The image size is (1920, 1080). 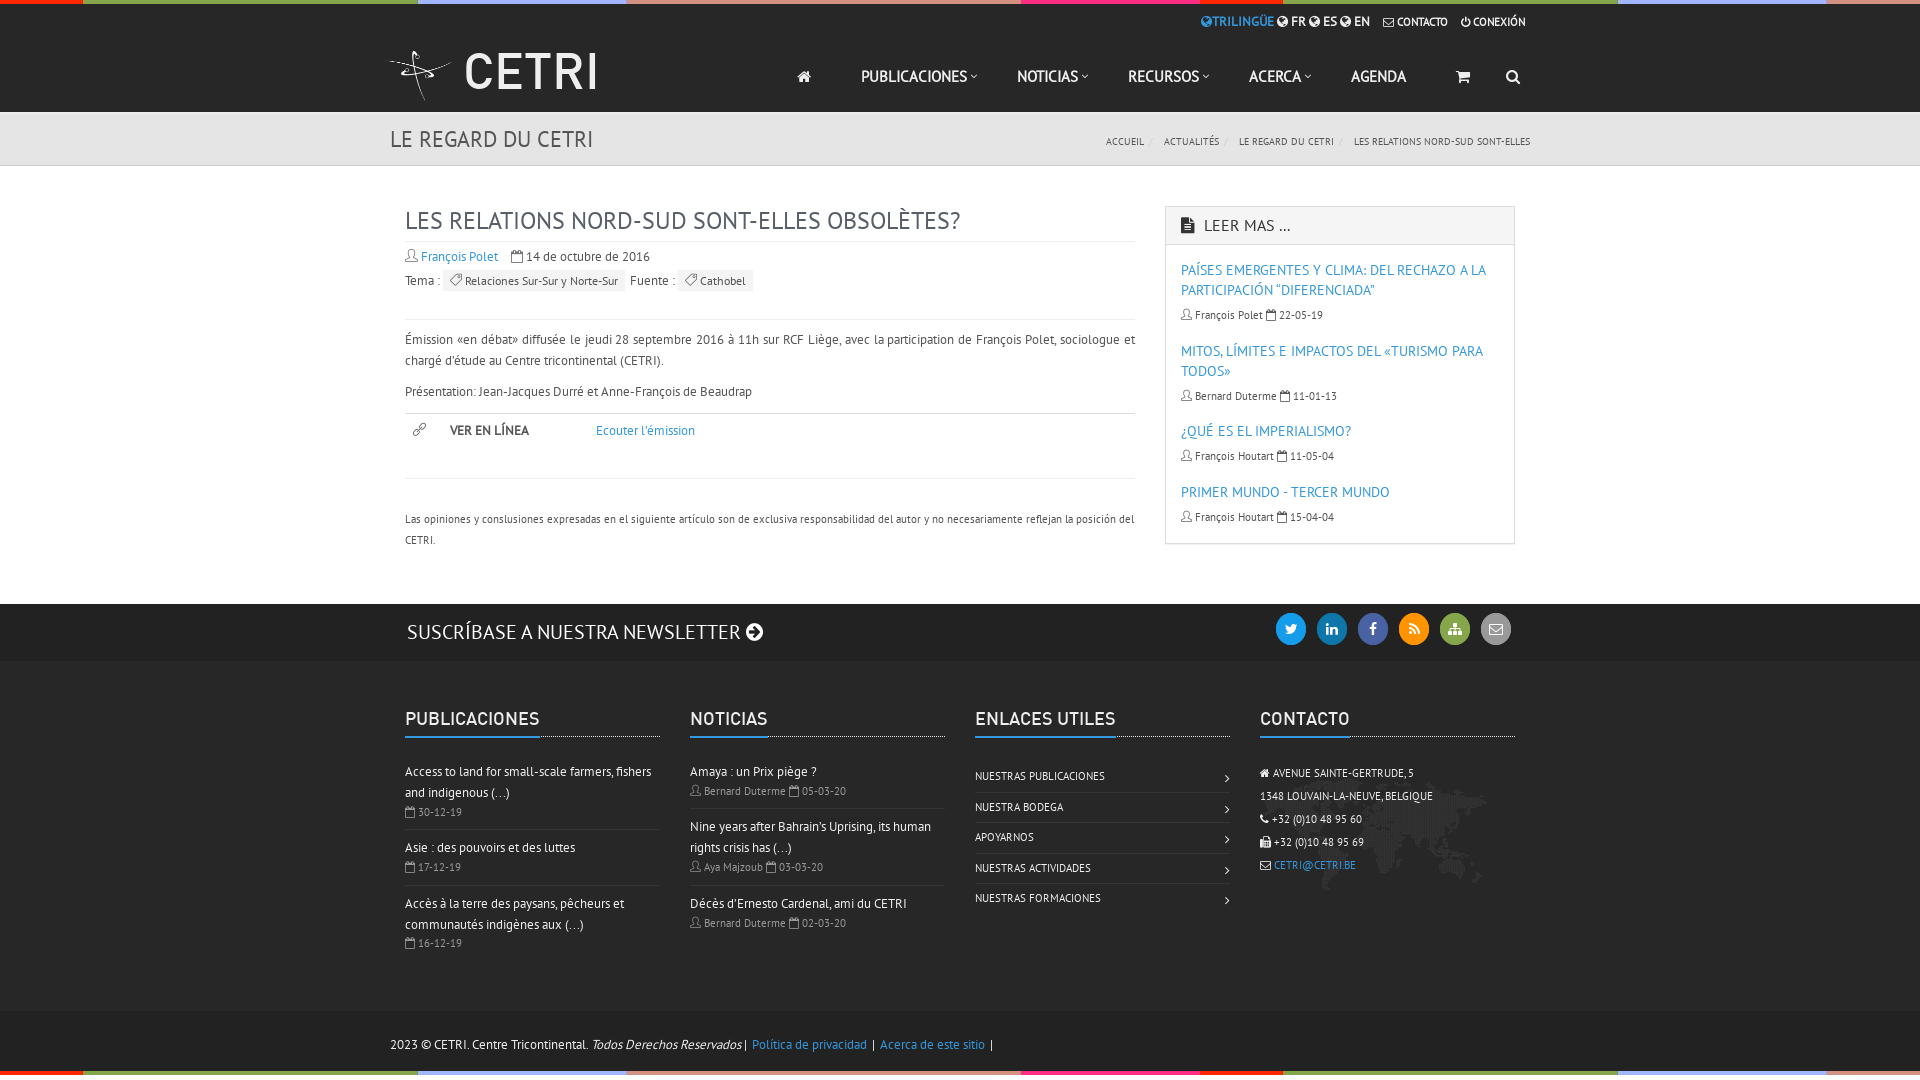 What do you see at coordinates (1163, 84) in the screenshot?
I see `'RECURSOS'` at bounding box center [1163, 84].